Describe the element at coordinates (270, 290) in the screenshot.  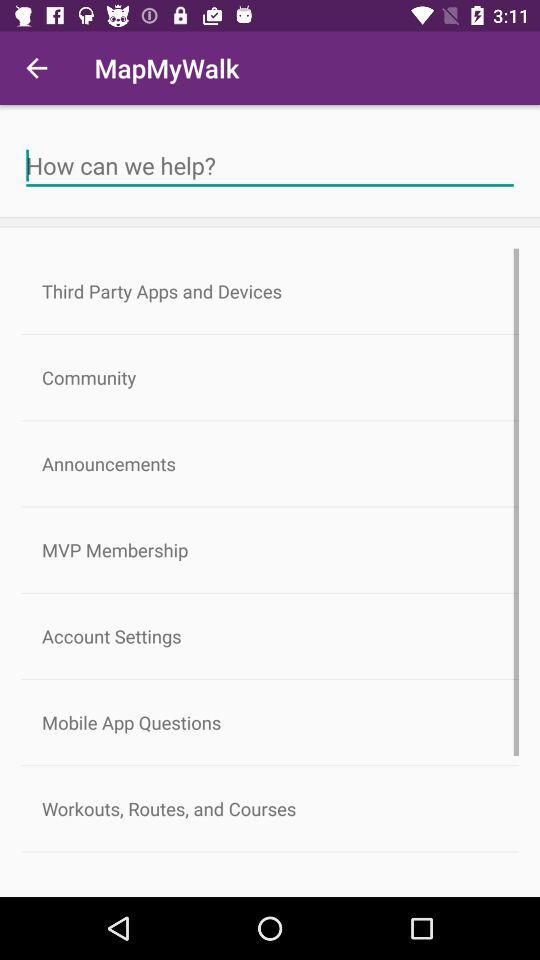
I see `the third party apps icon` at that location.